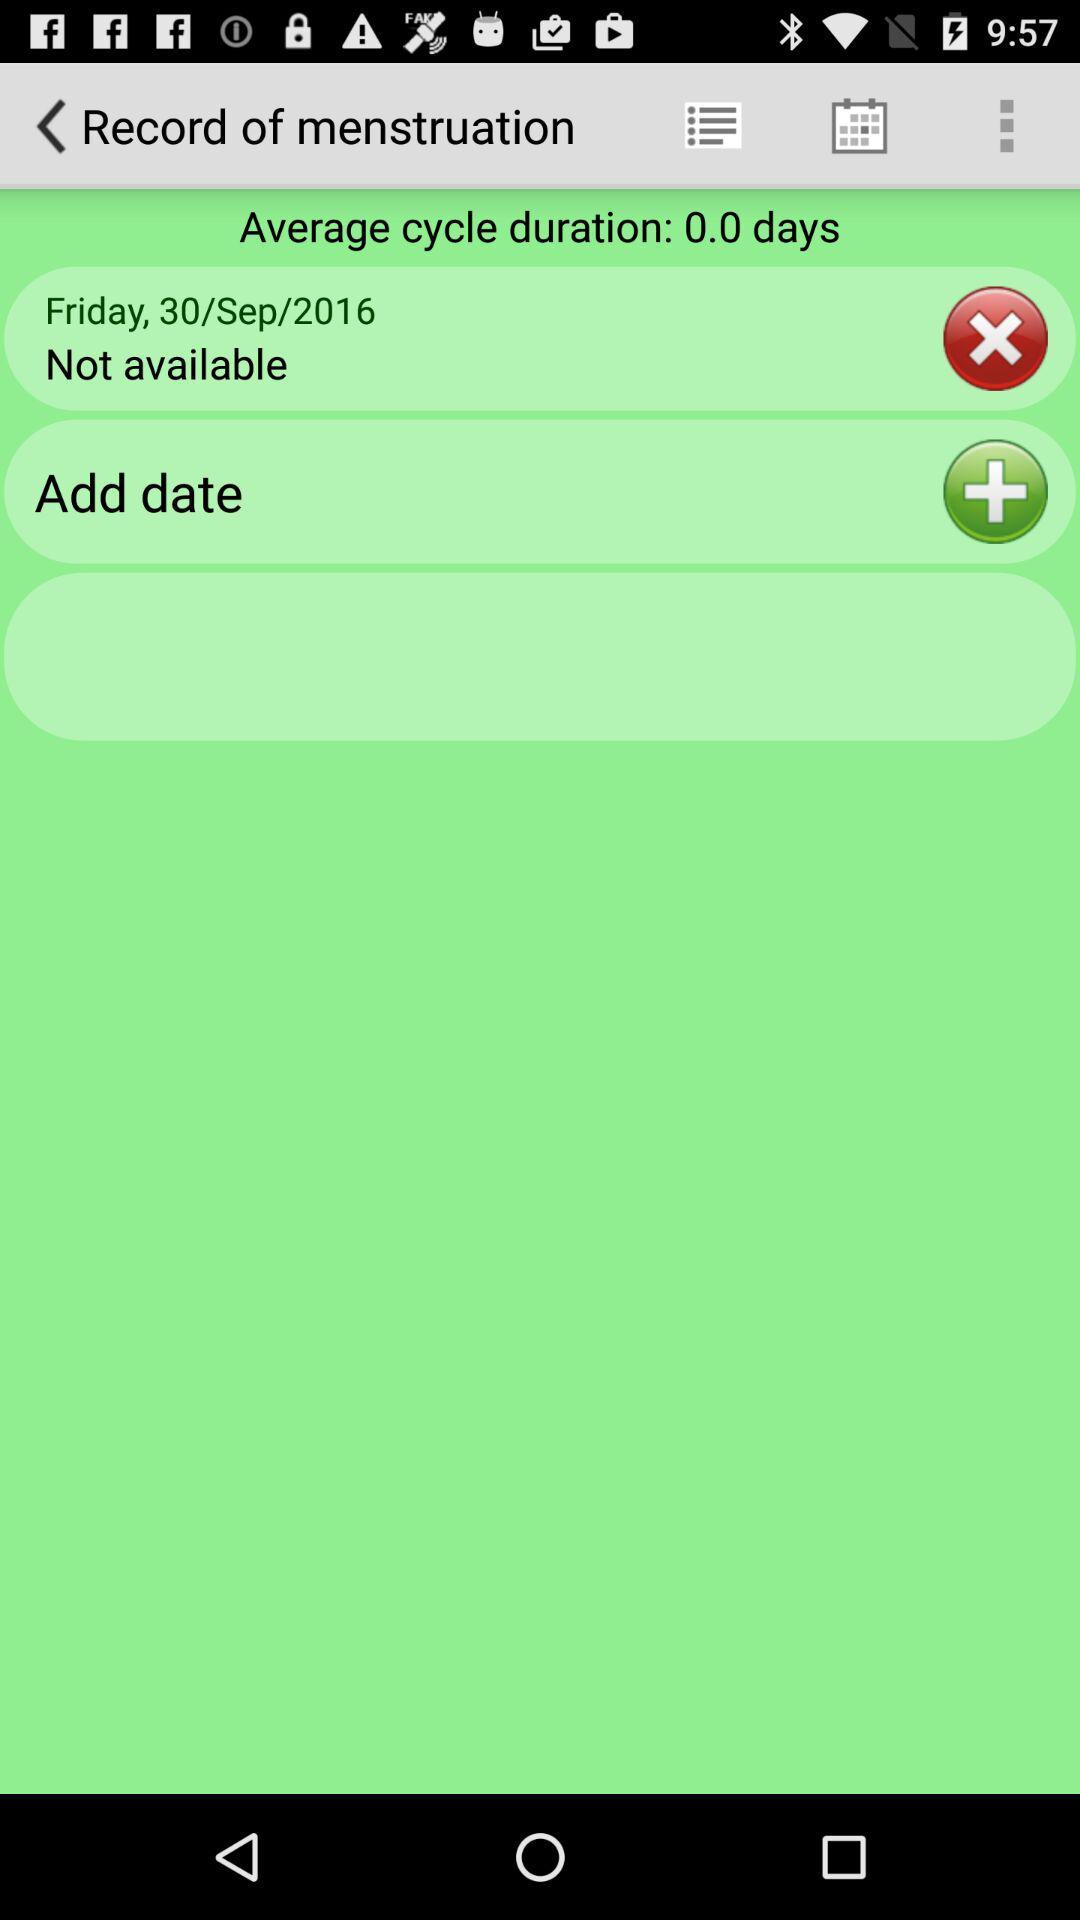  What do you see at coordinates (995, 338) in the screenshot?
I see `delete entry` at bounding box center [995, 338].